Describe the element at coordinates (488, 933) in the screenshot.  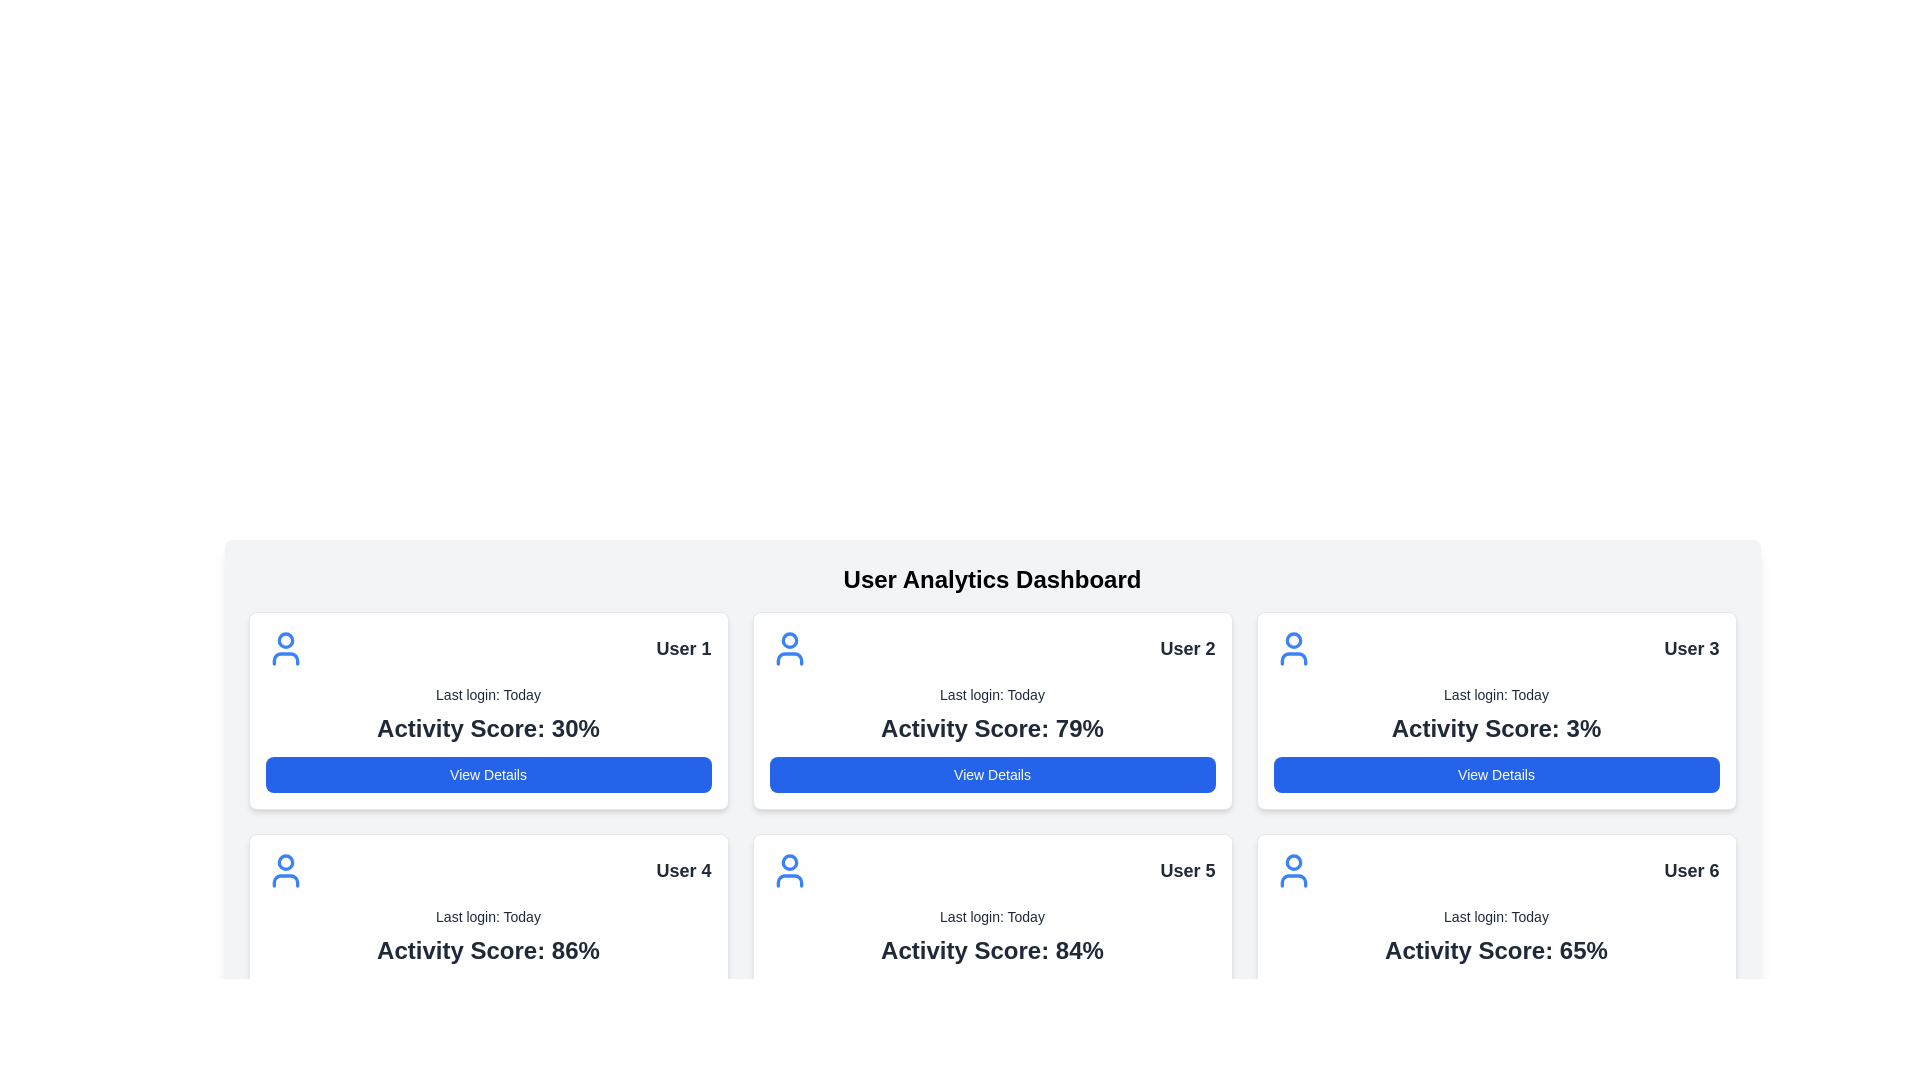
I see `the Information card for 'User 4', which displays their last login time and activity score, located in the second row, first column of a grid layout` at that location.